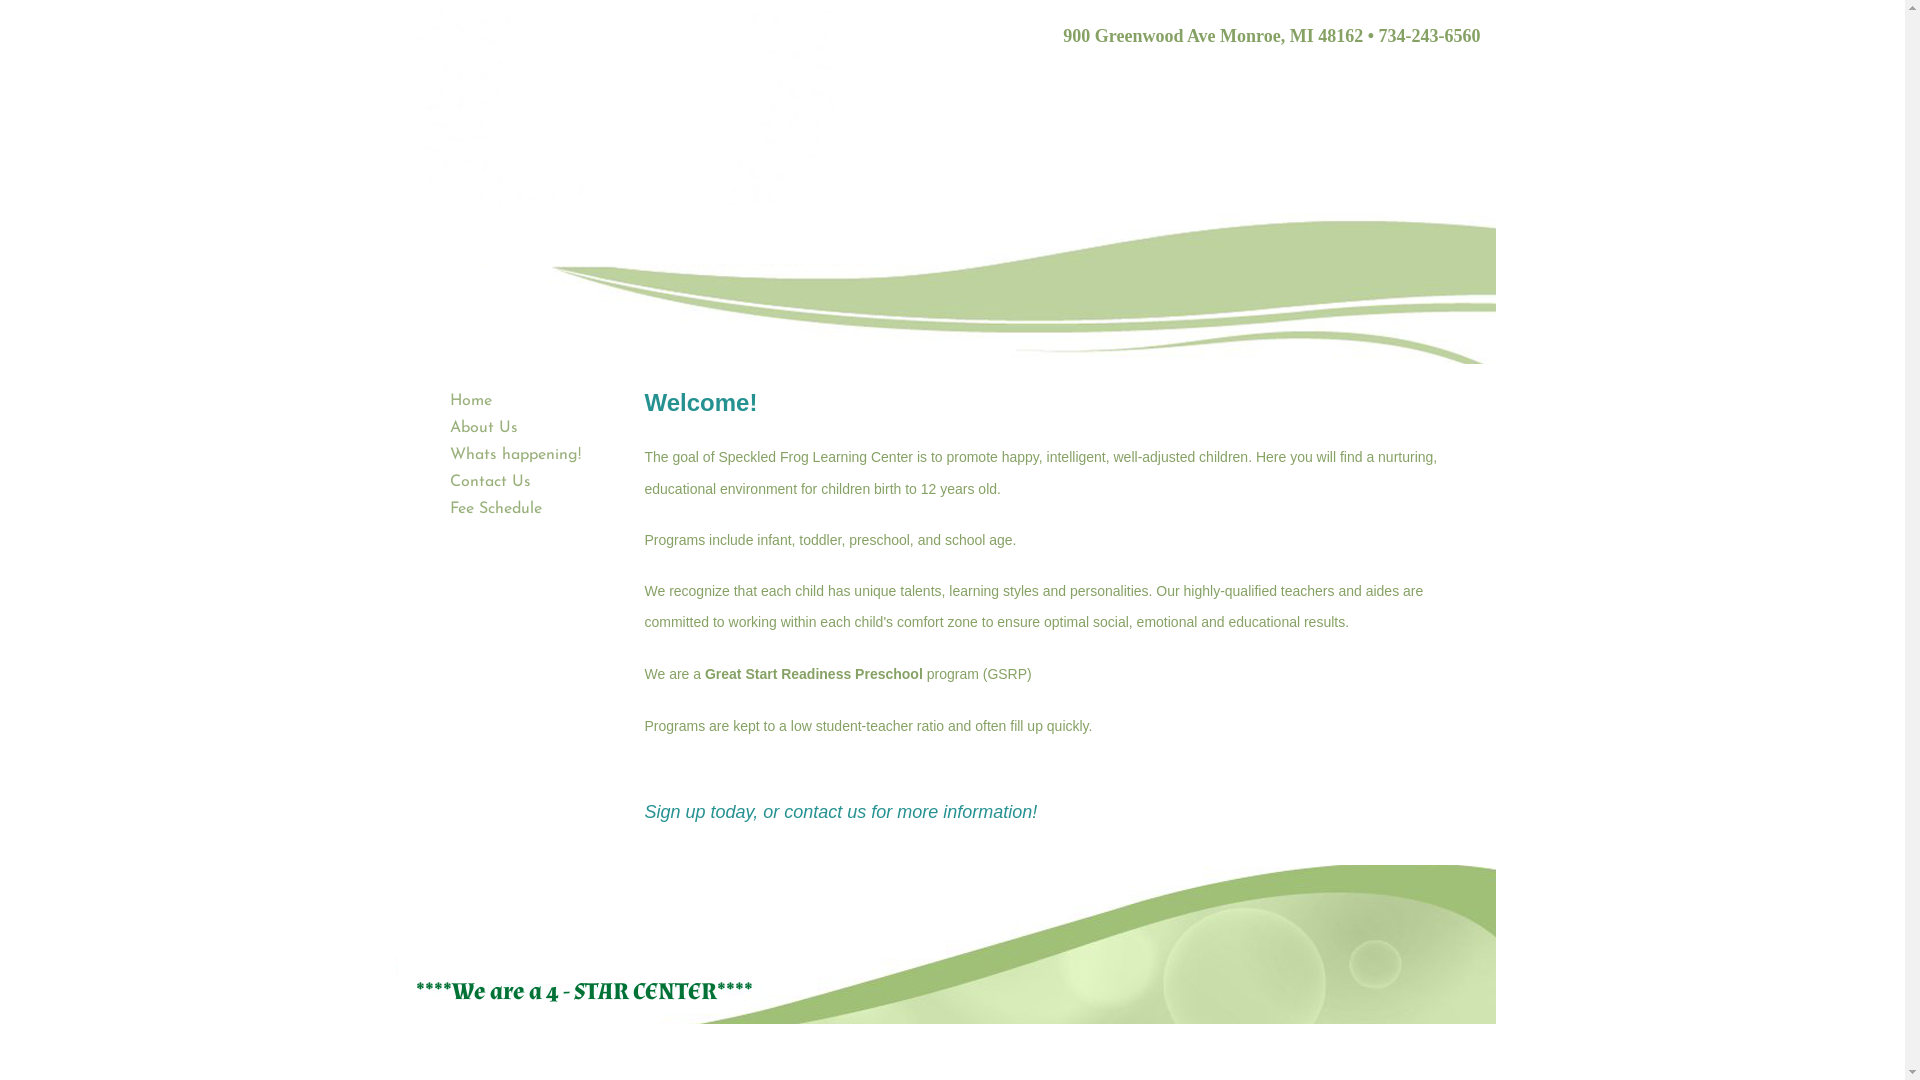 The height and width of the screenshot is (1080, 1920). What do you see at coordinates (484, 427) in the screenshot?
I see `'About Us'` at bounding box center [484, 427].